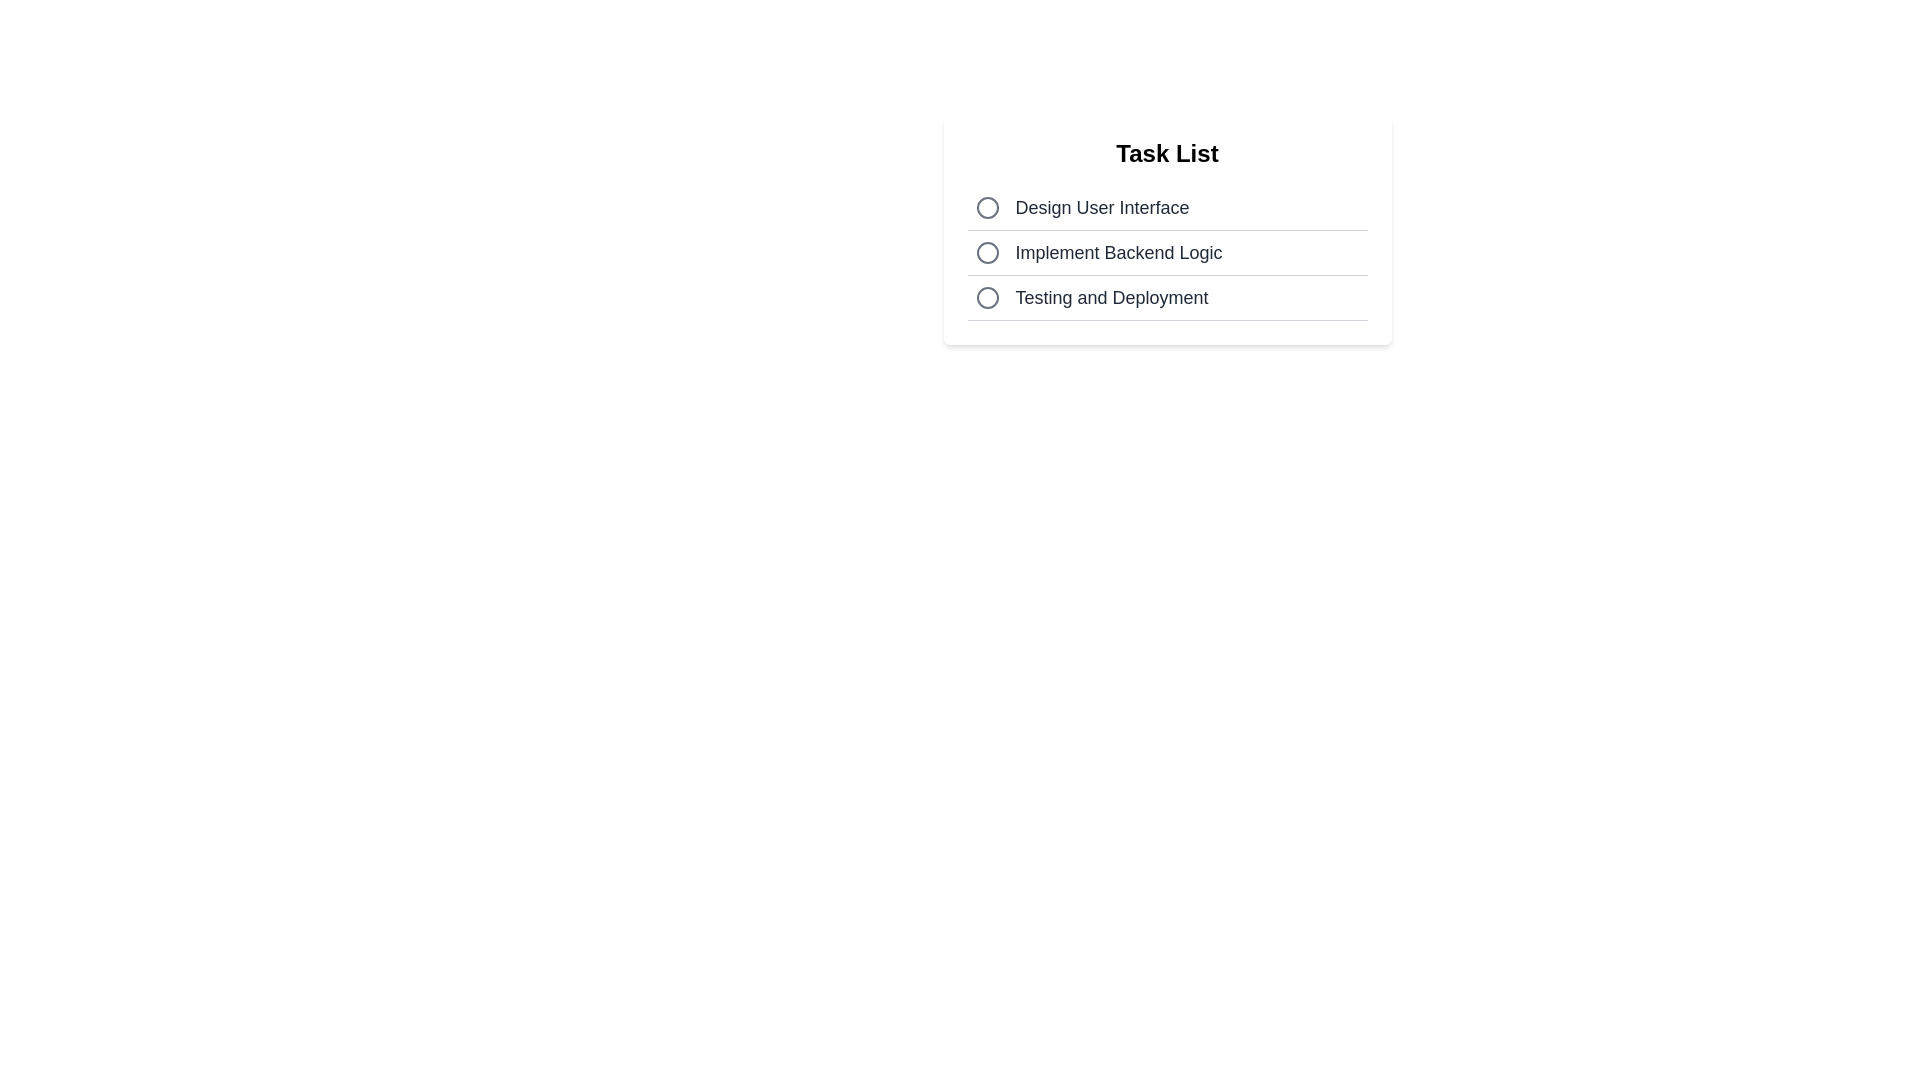 The height and width of the screenshot is (1080, 1920). I want to click on the center circle of the checkbox for the task item 'Implement Backend Logic', so click(987, 252).